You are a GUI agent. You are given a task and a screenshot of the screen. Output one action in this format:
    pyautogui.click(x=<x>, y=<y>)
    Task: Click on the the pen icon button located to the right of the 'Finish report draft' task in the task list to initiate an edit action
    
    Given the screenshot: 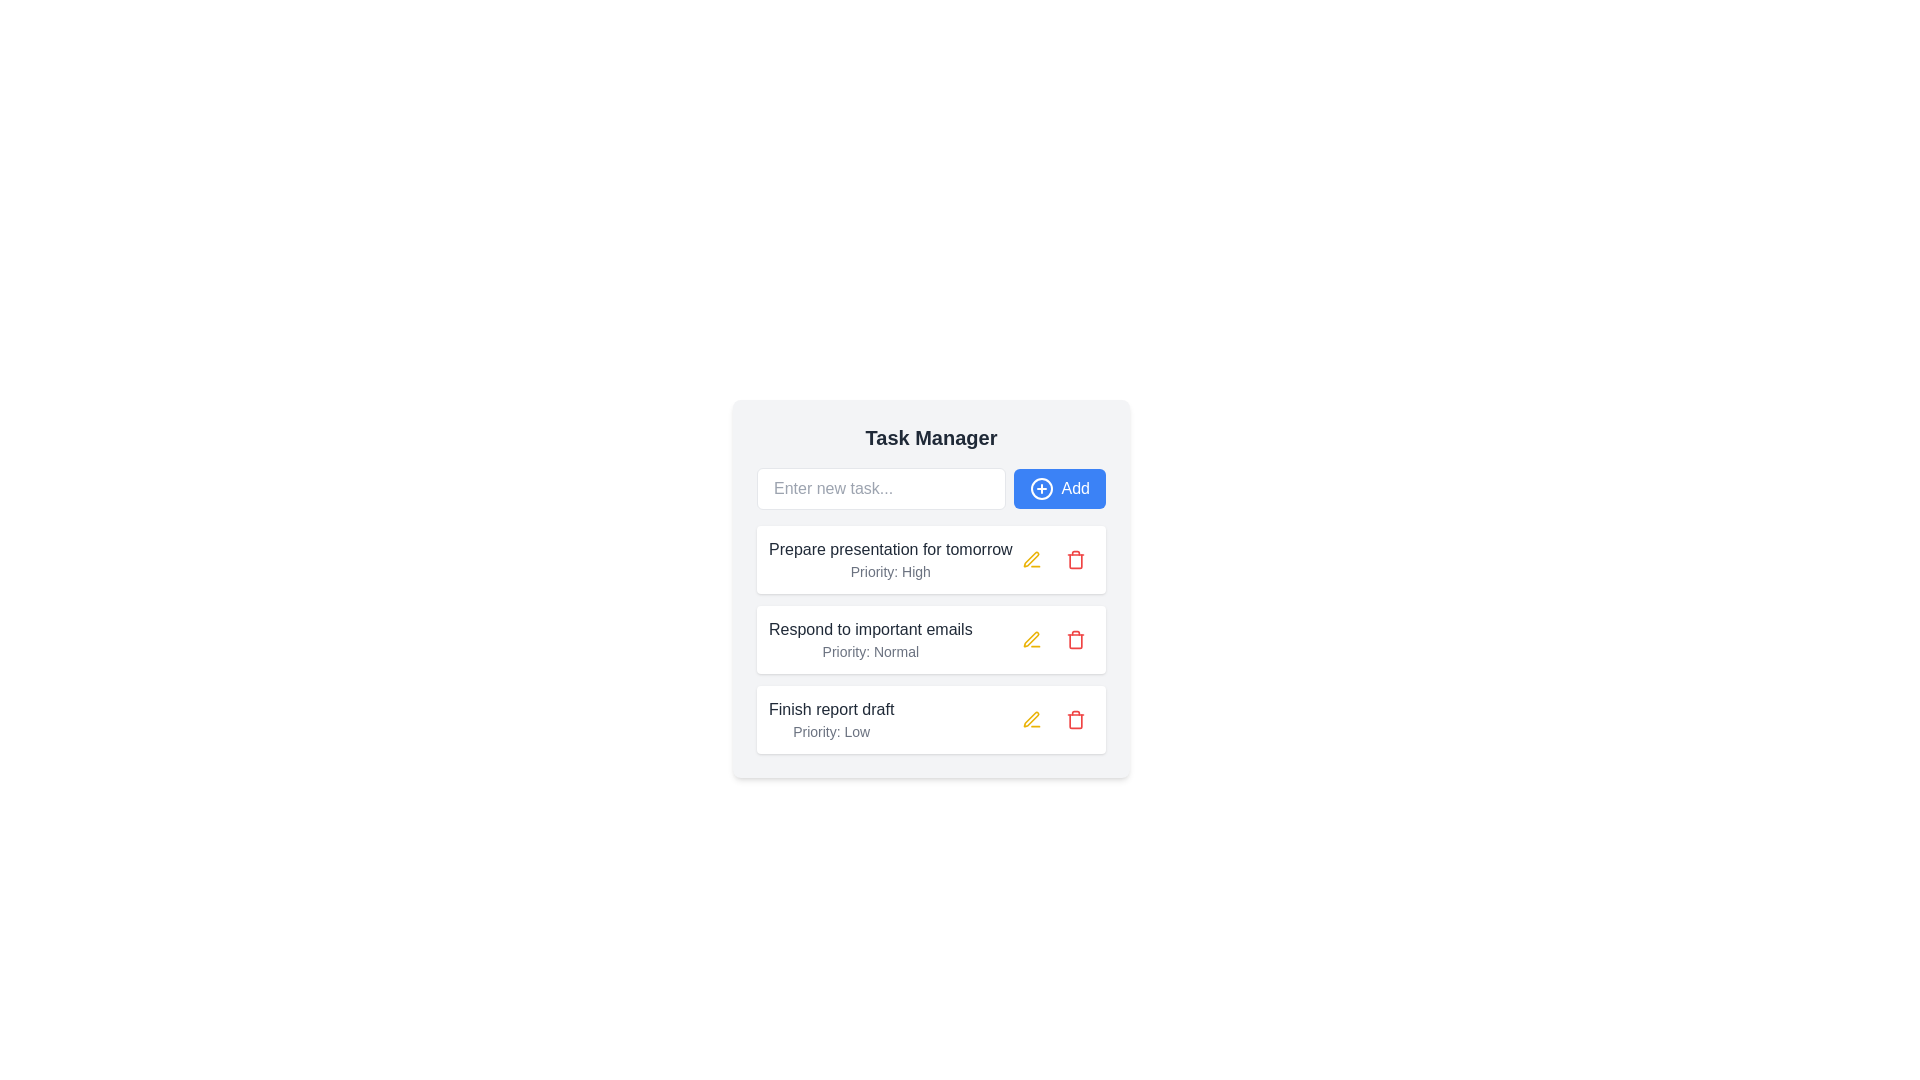 What is the action you would take?
    pyautogui.click(x=1032, y=720)
    